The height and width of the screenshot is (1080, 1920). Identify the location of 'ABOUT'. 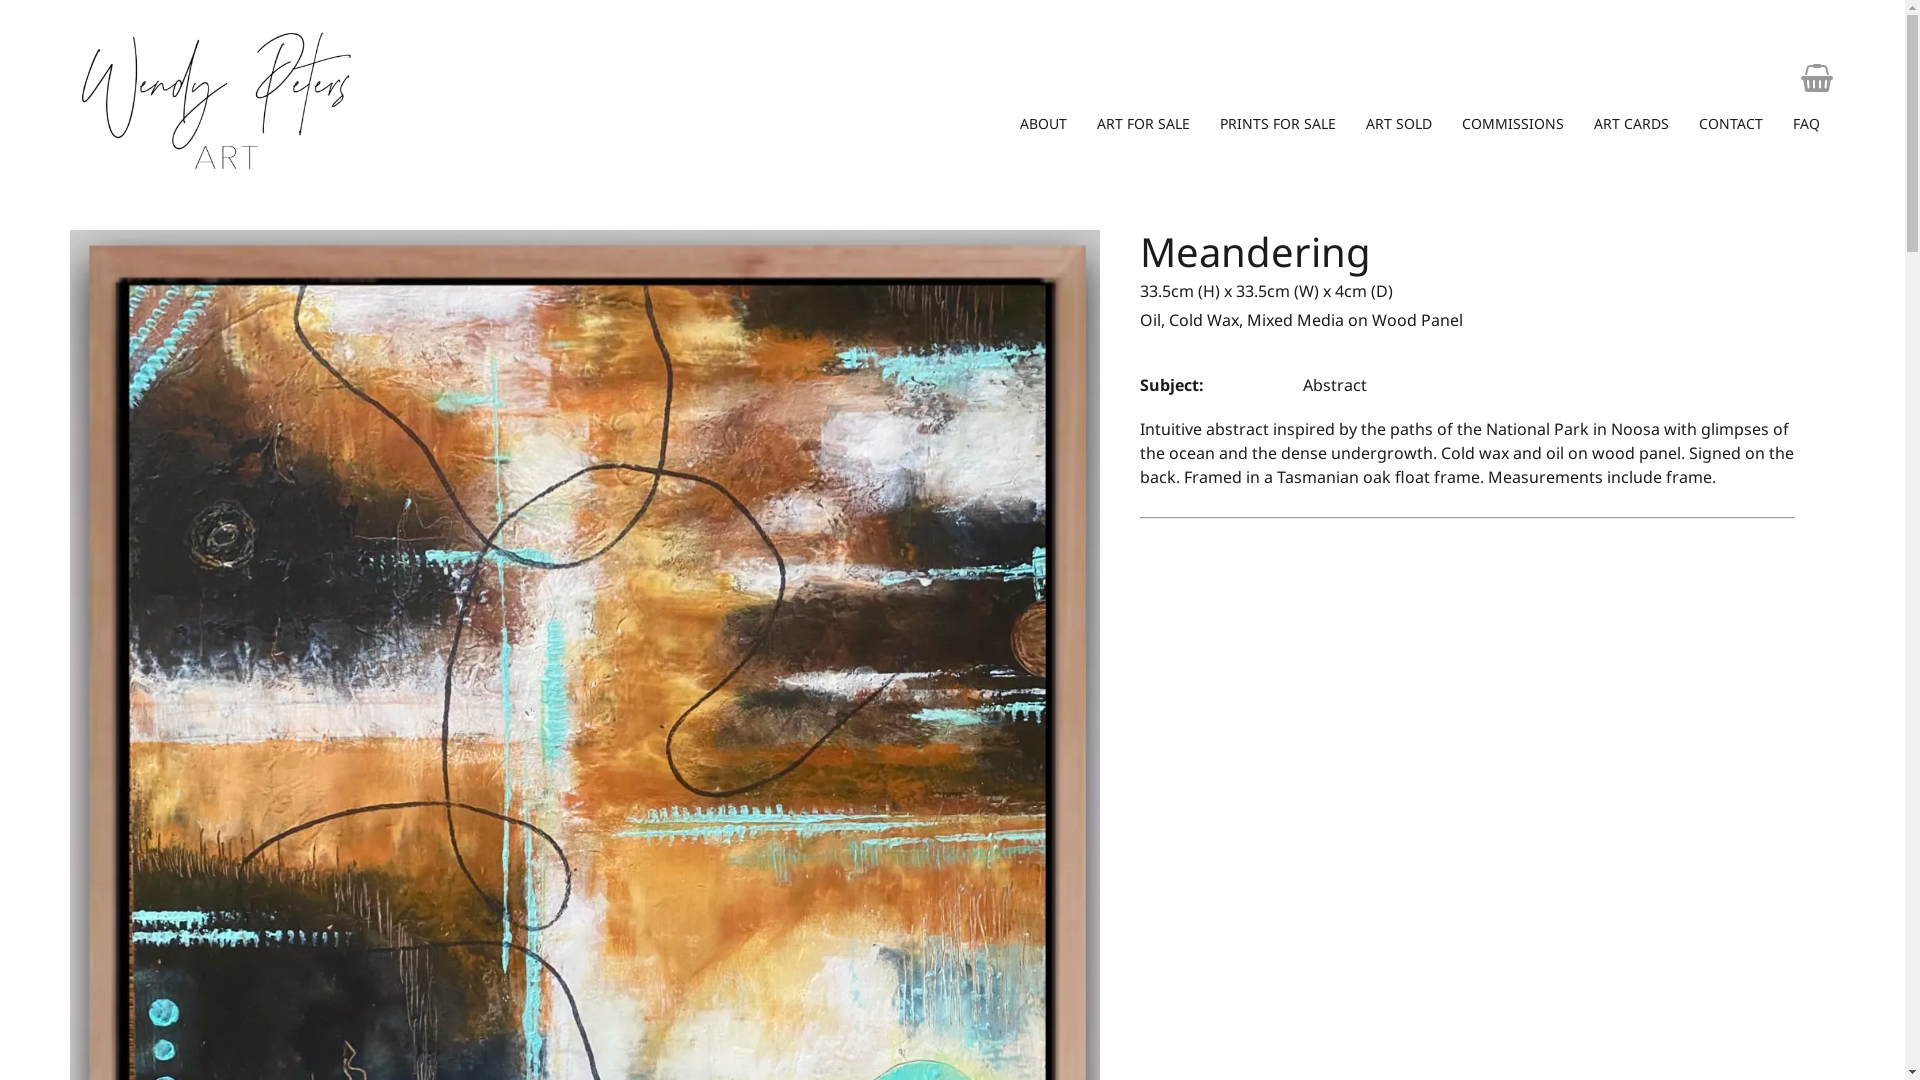
(1042, 123).